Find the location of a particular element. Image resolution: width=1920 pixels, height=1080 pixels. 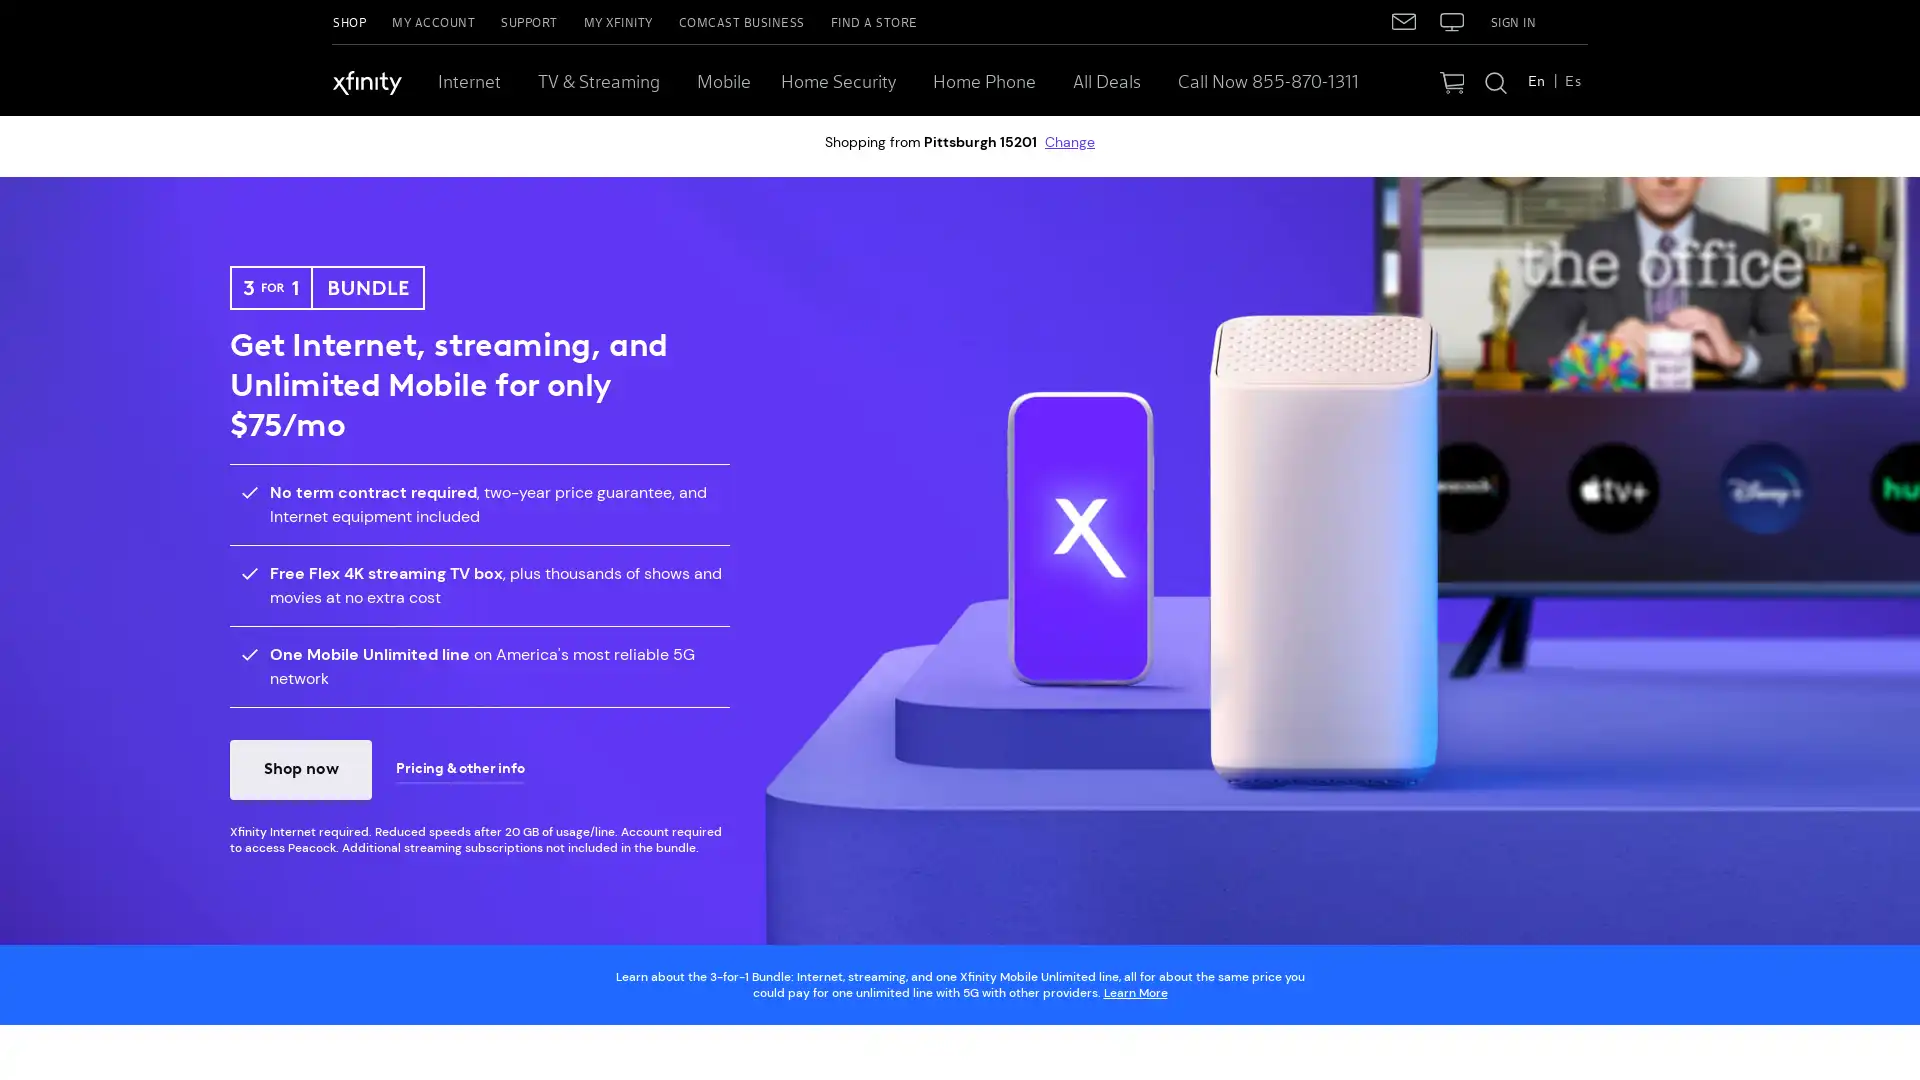

Search Xfinity.com is located at coordinates (1494, 79).